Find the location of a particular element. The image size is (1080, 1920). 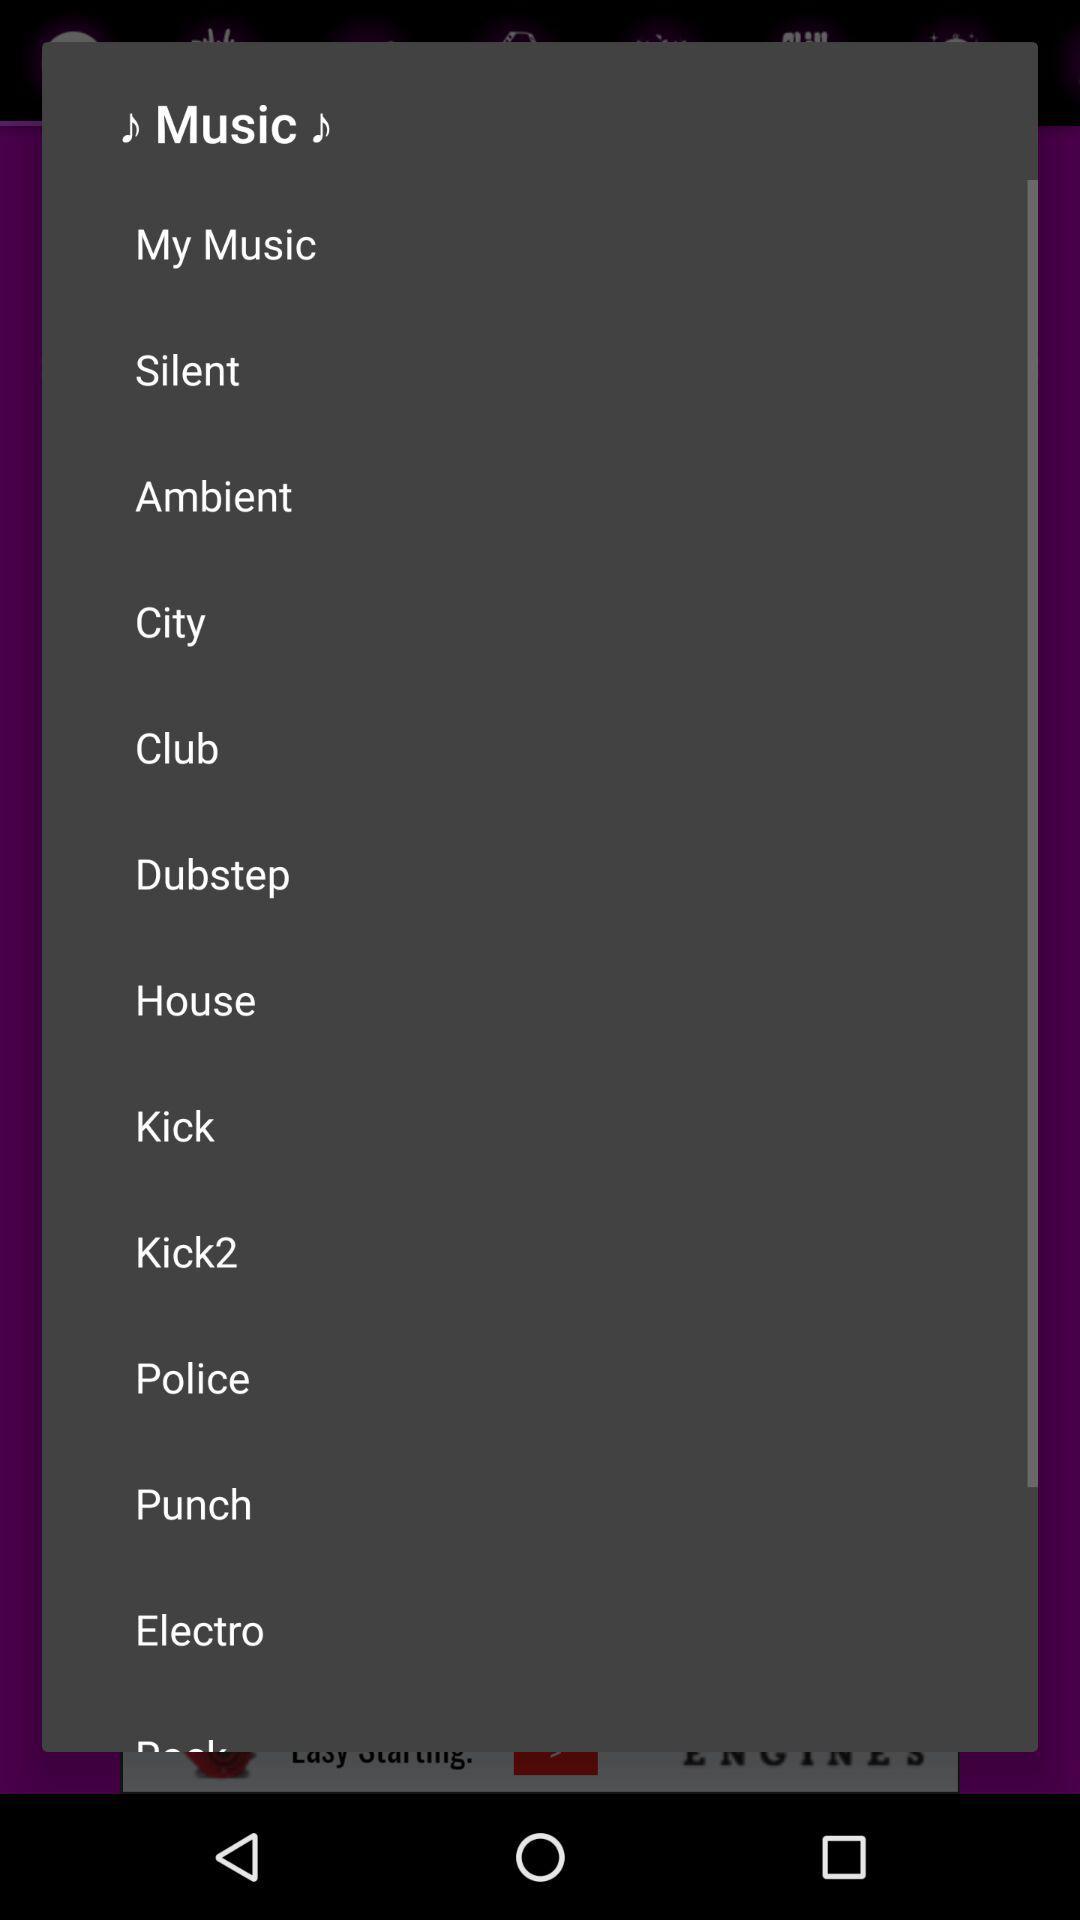

icon above 		city is located at coordinates (540, 494).